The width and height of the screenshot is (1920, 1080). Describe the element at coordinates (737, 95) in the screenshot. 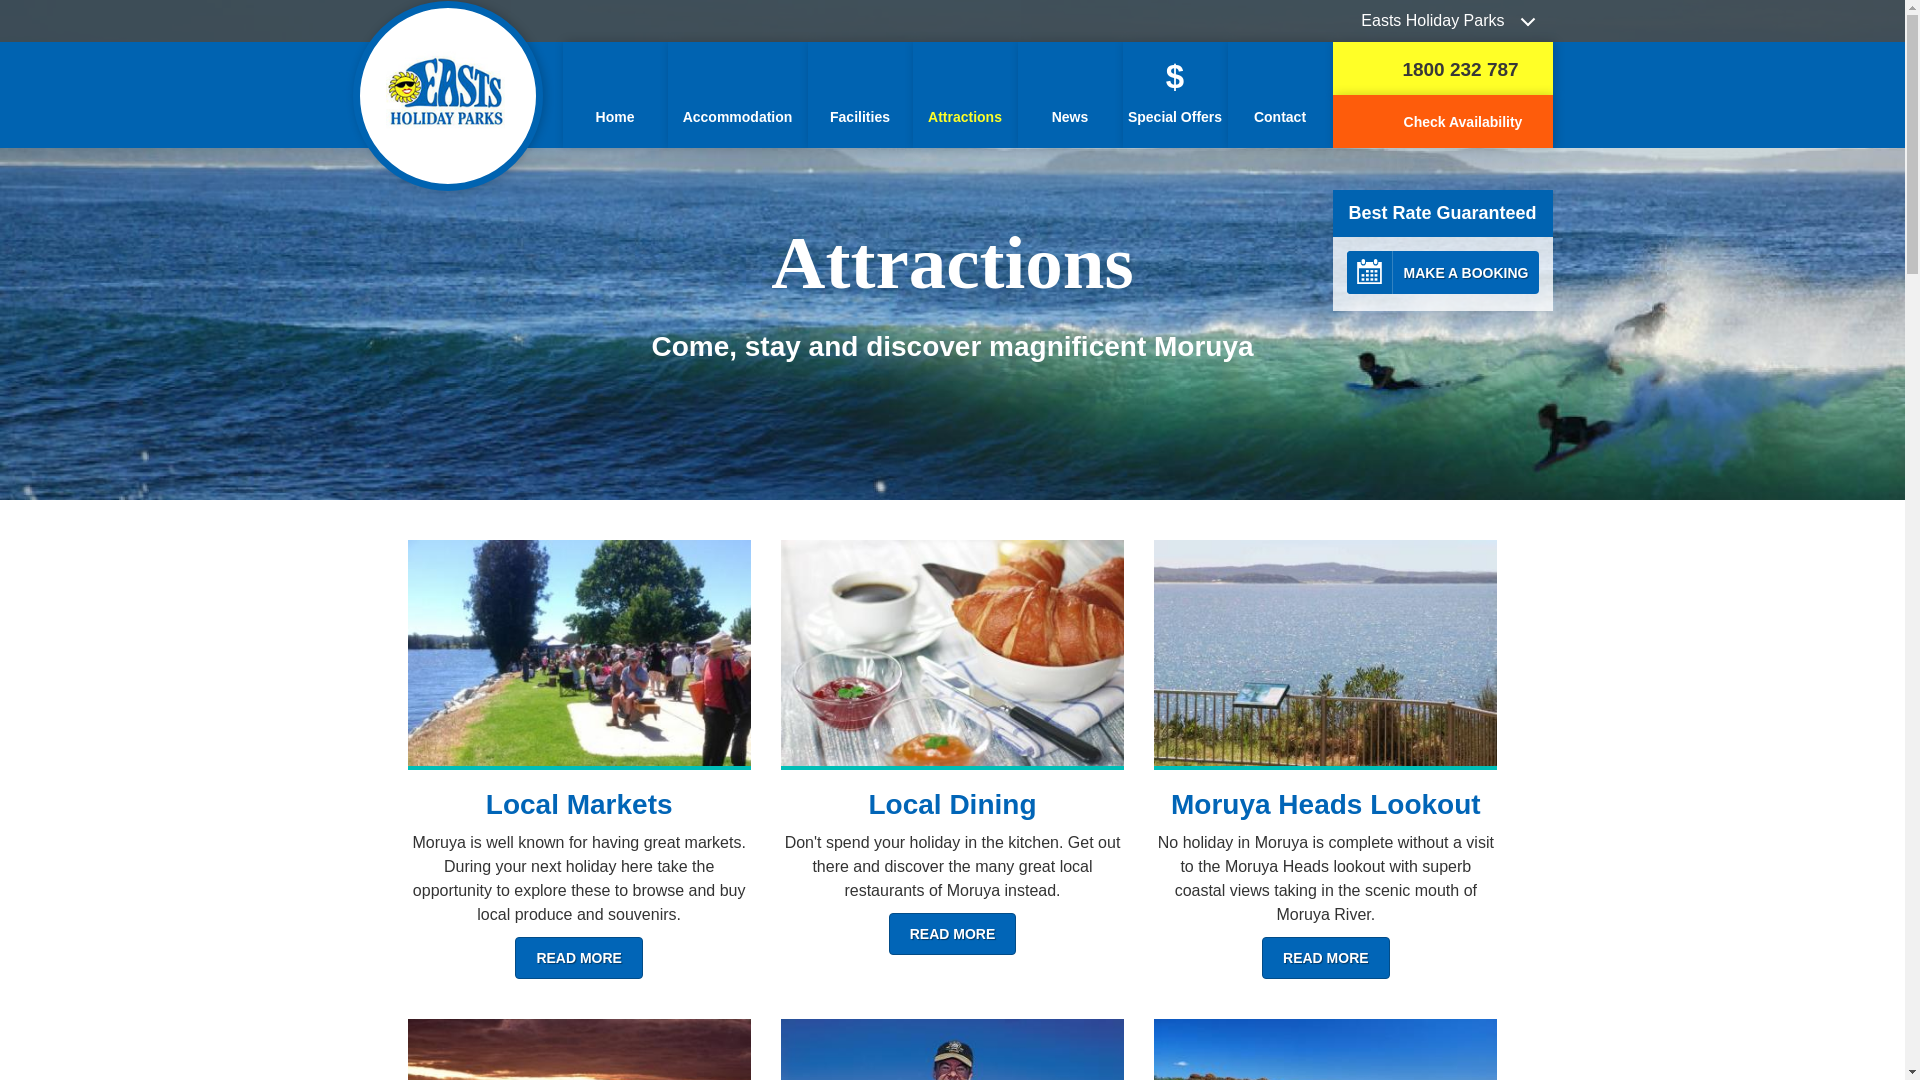

I see `'Accommodation'` at that location.